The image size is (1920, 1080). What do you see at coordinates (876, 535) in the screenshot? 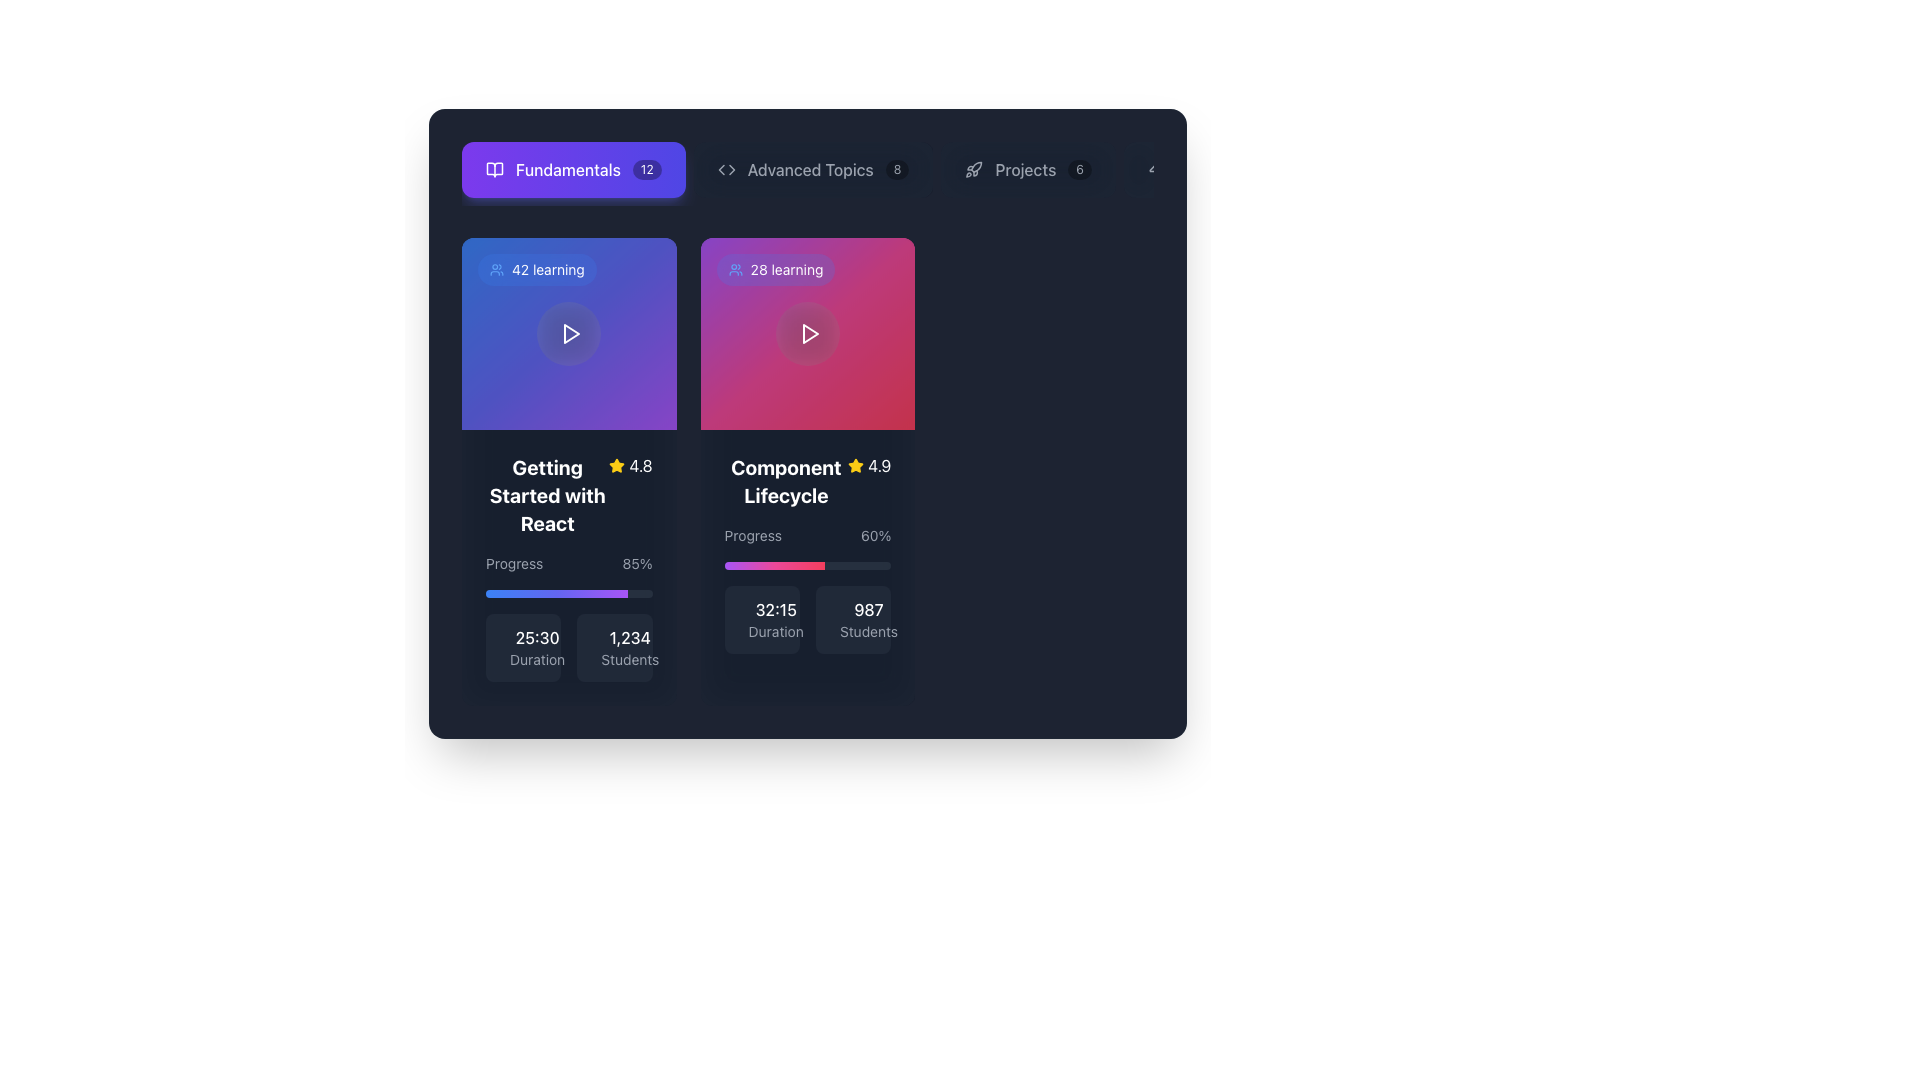
I see `the static text label displaying '60%' which is located above the progress bar in the 'Component Lifecycle' card` at bounding box center [876, 535].